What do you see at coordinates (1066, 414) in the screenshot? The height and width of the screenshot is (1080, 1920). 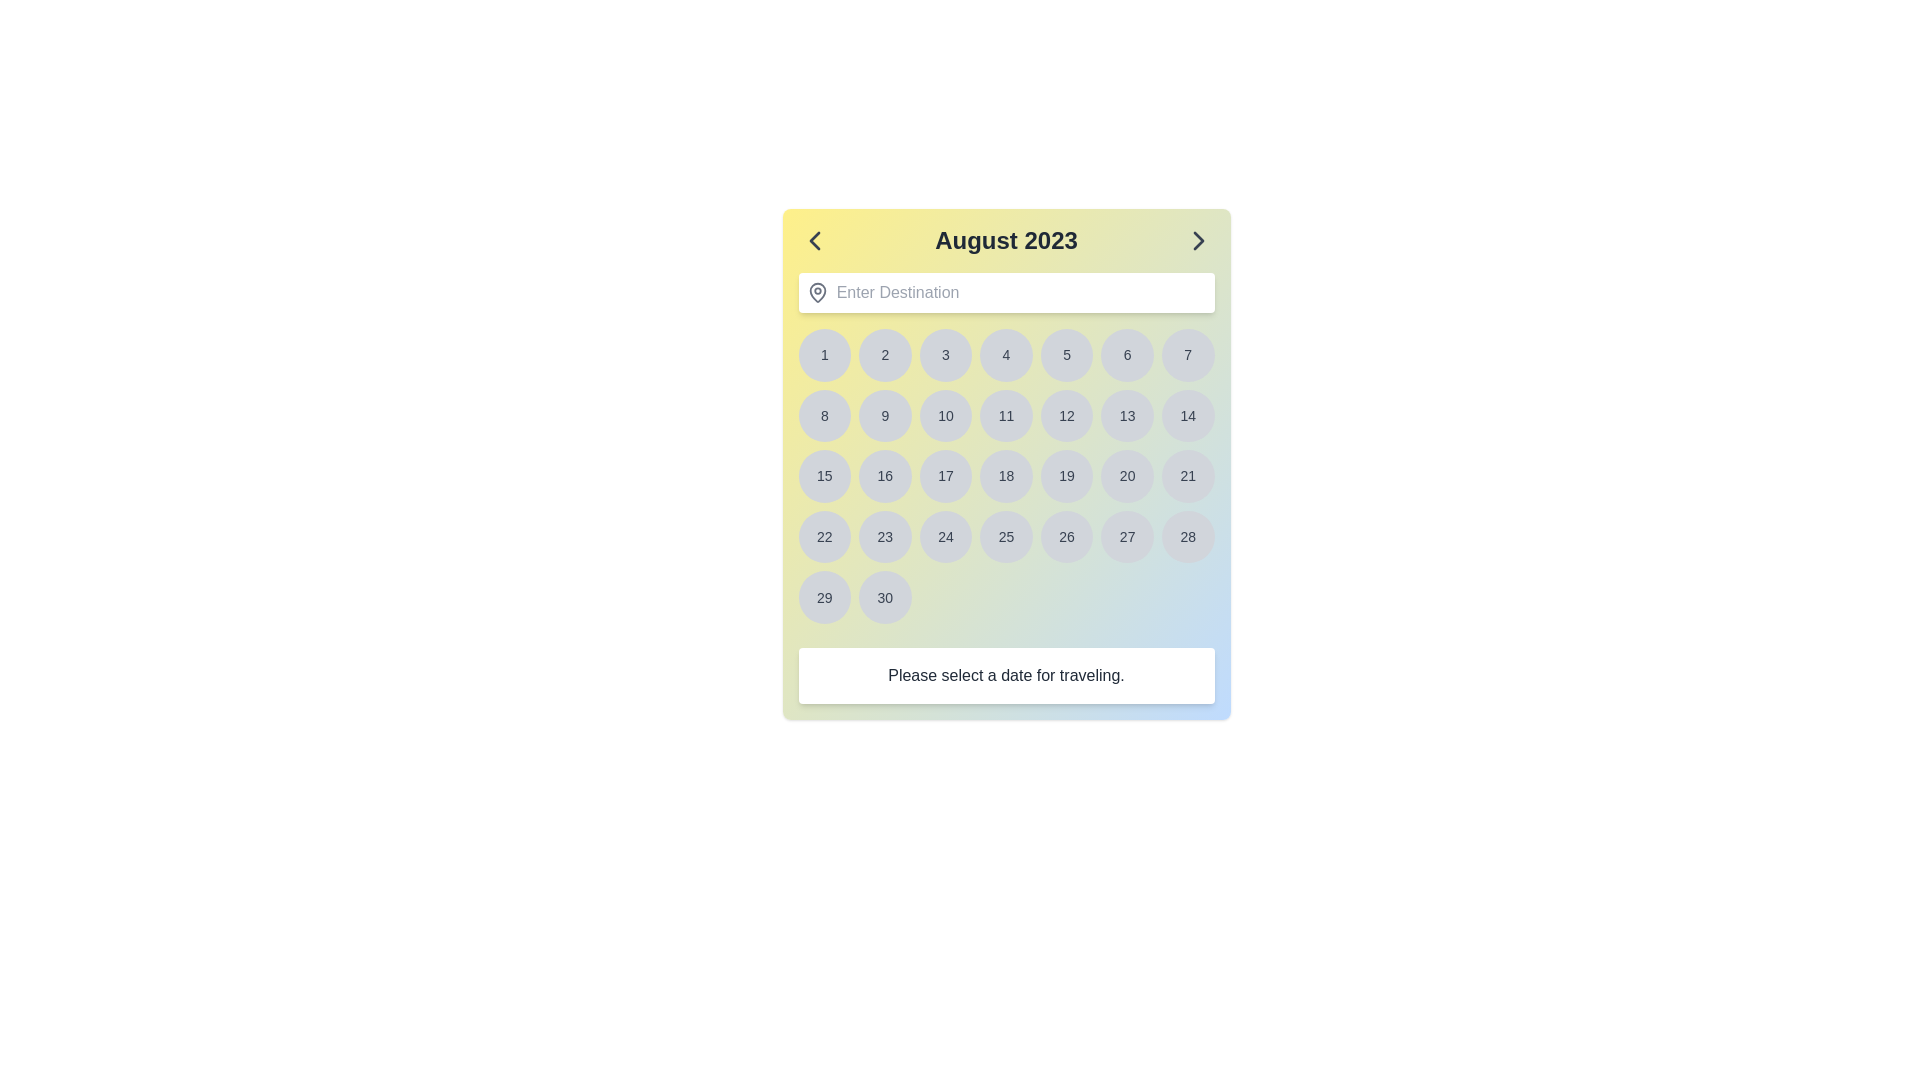 I see `the circular button labeled '12' in the calendar grid` at bounding box center [1066, 414].